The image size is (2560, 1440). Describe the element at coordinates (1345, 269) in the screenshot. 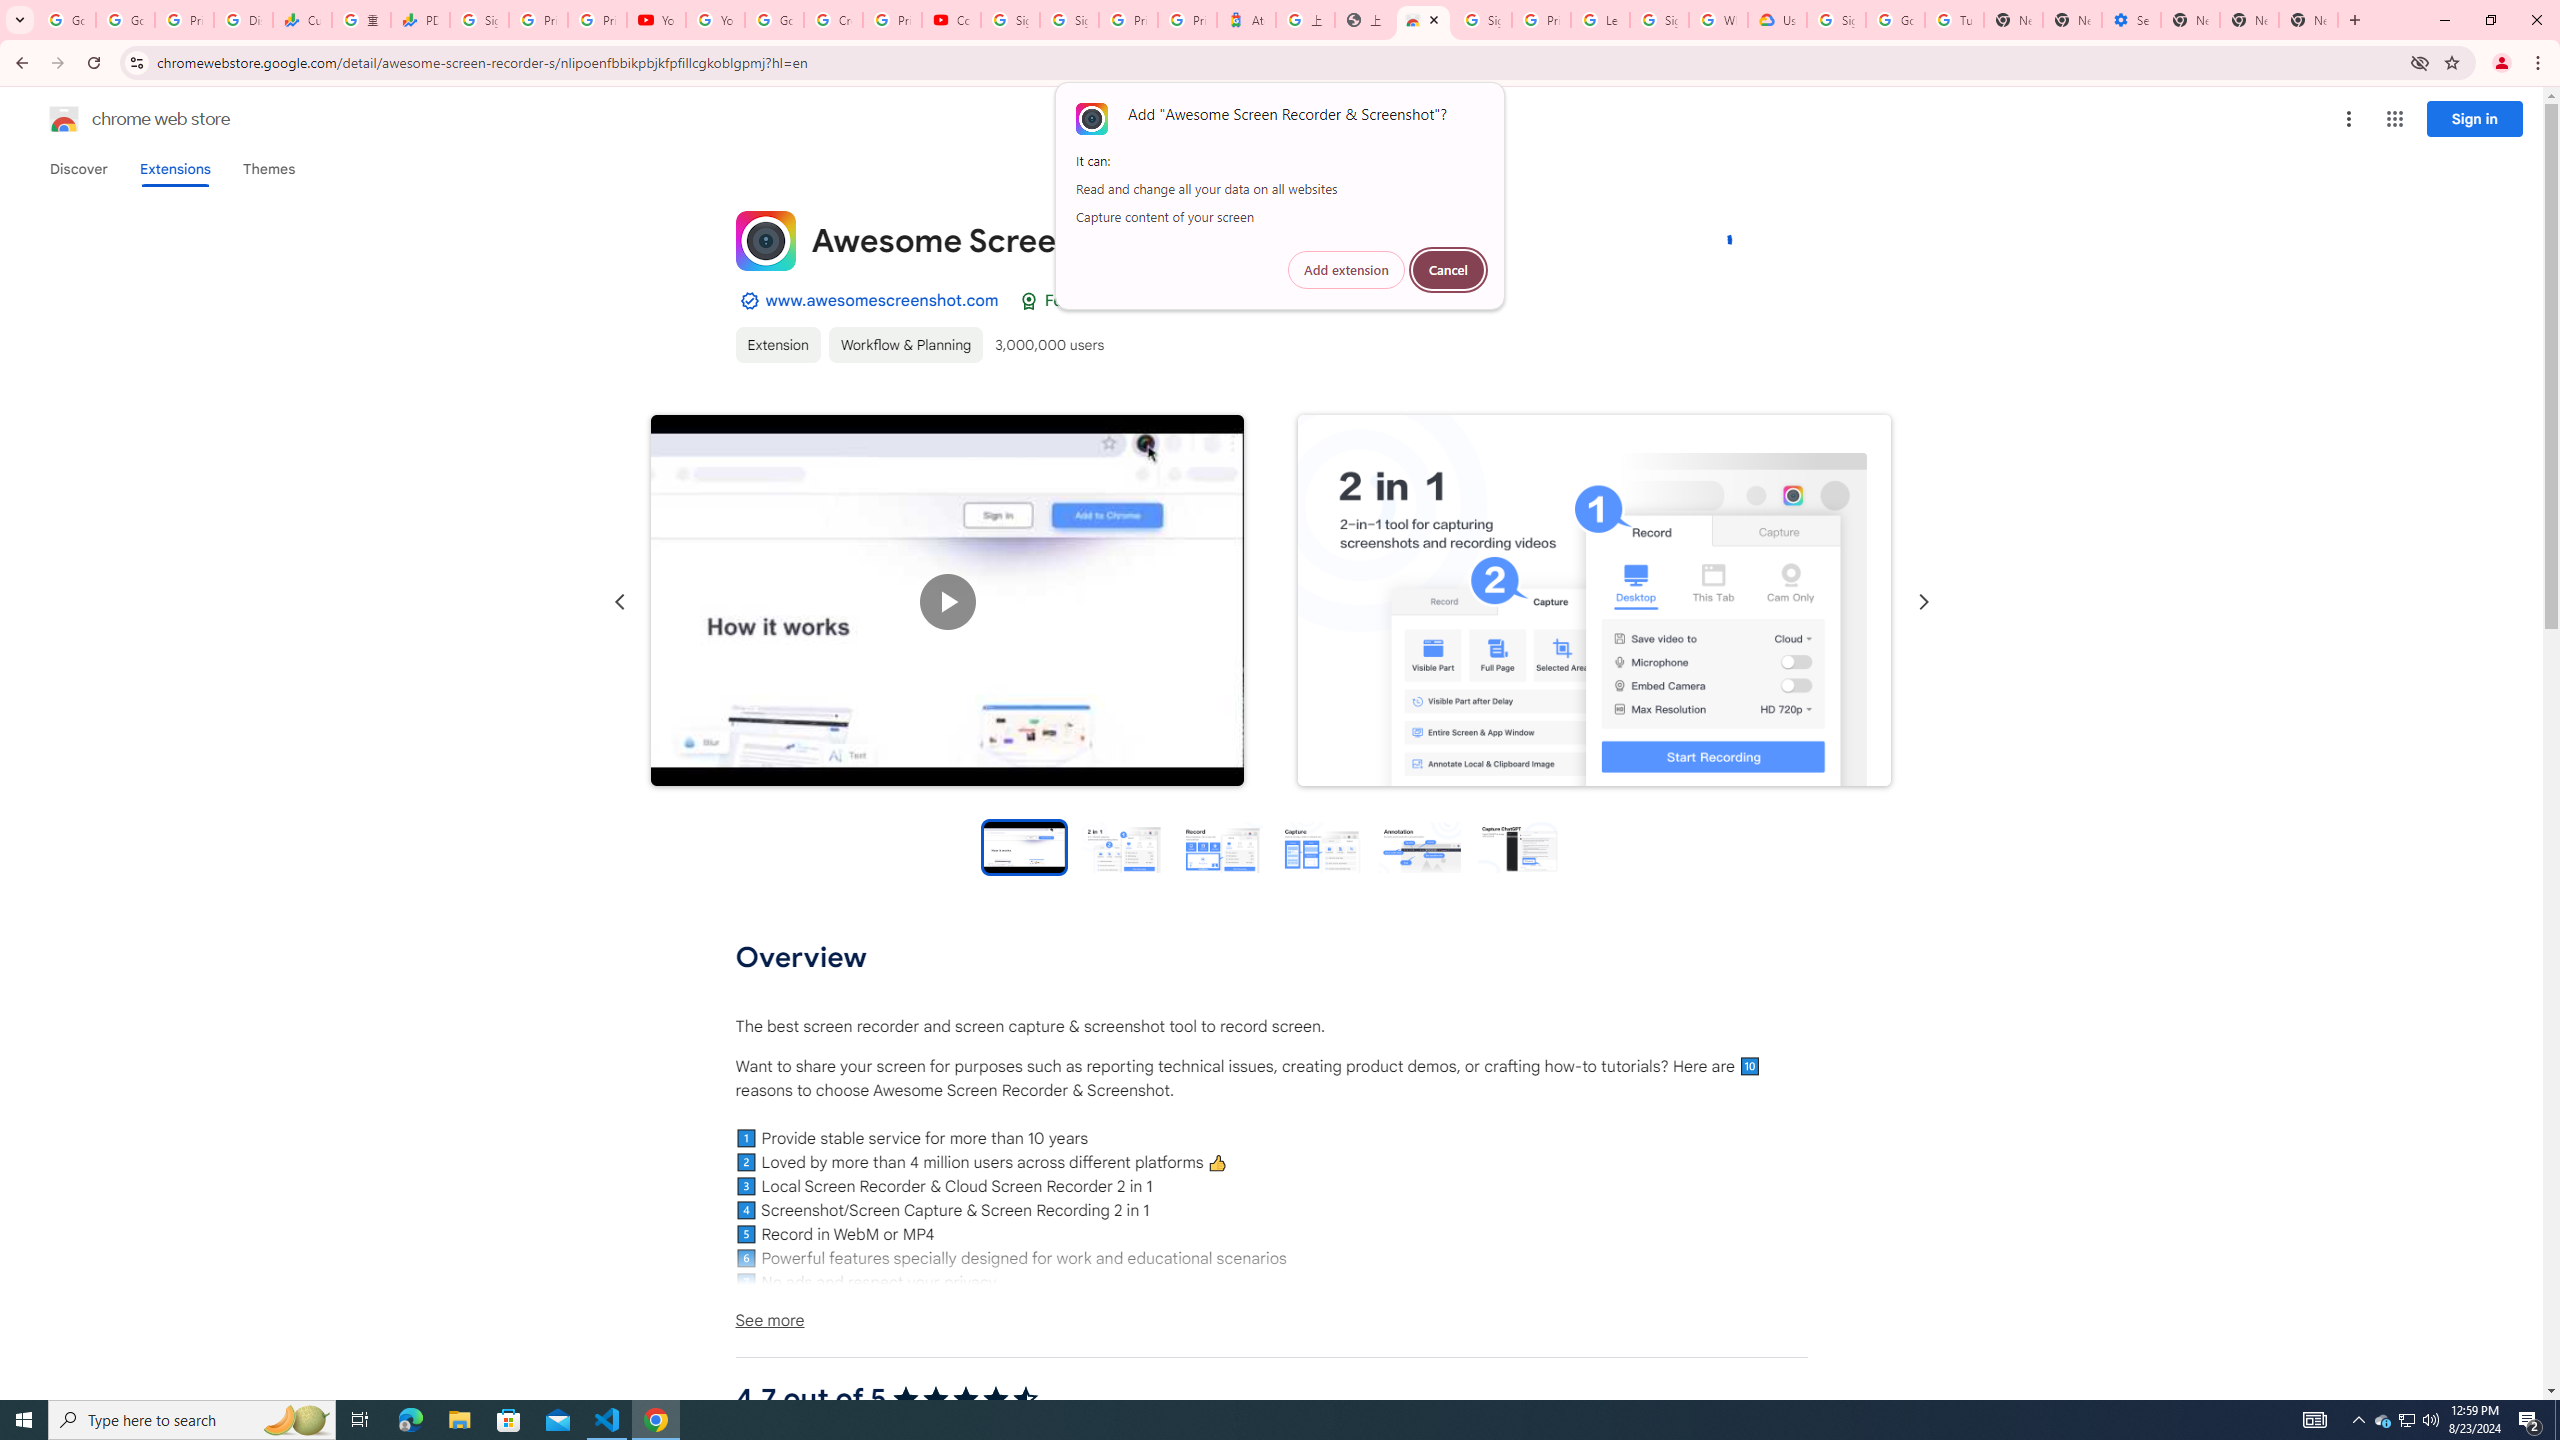

I see `'Add extension'` at that location.